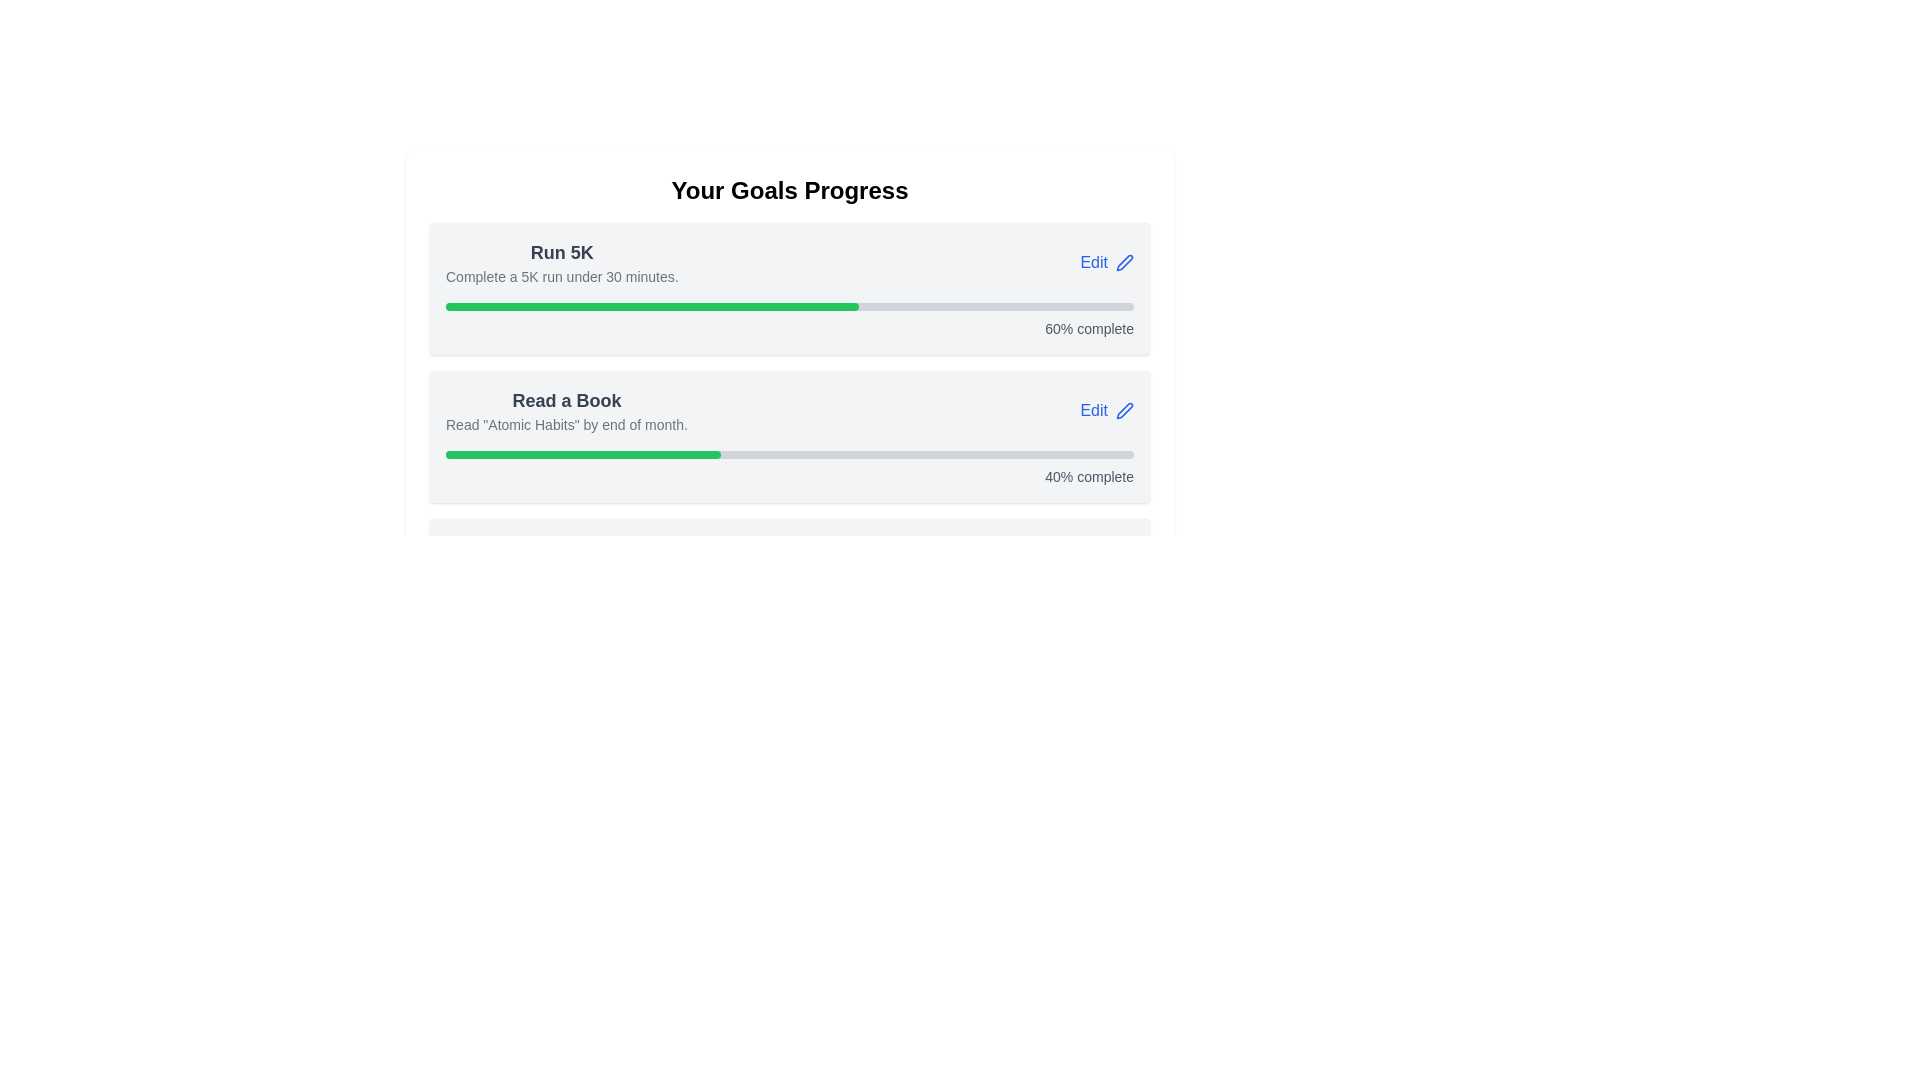 Image resolution: width=1920 pixels, height=1080 pixels. I want to click on the edit icon, which is located to the right of the 'Edit' text in the upper segment of the goal list, associated with the first goal, so click(1124, 261).